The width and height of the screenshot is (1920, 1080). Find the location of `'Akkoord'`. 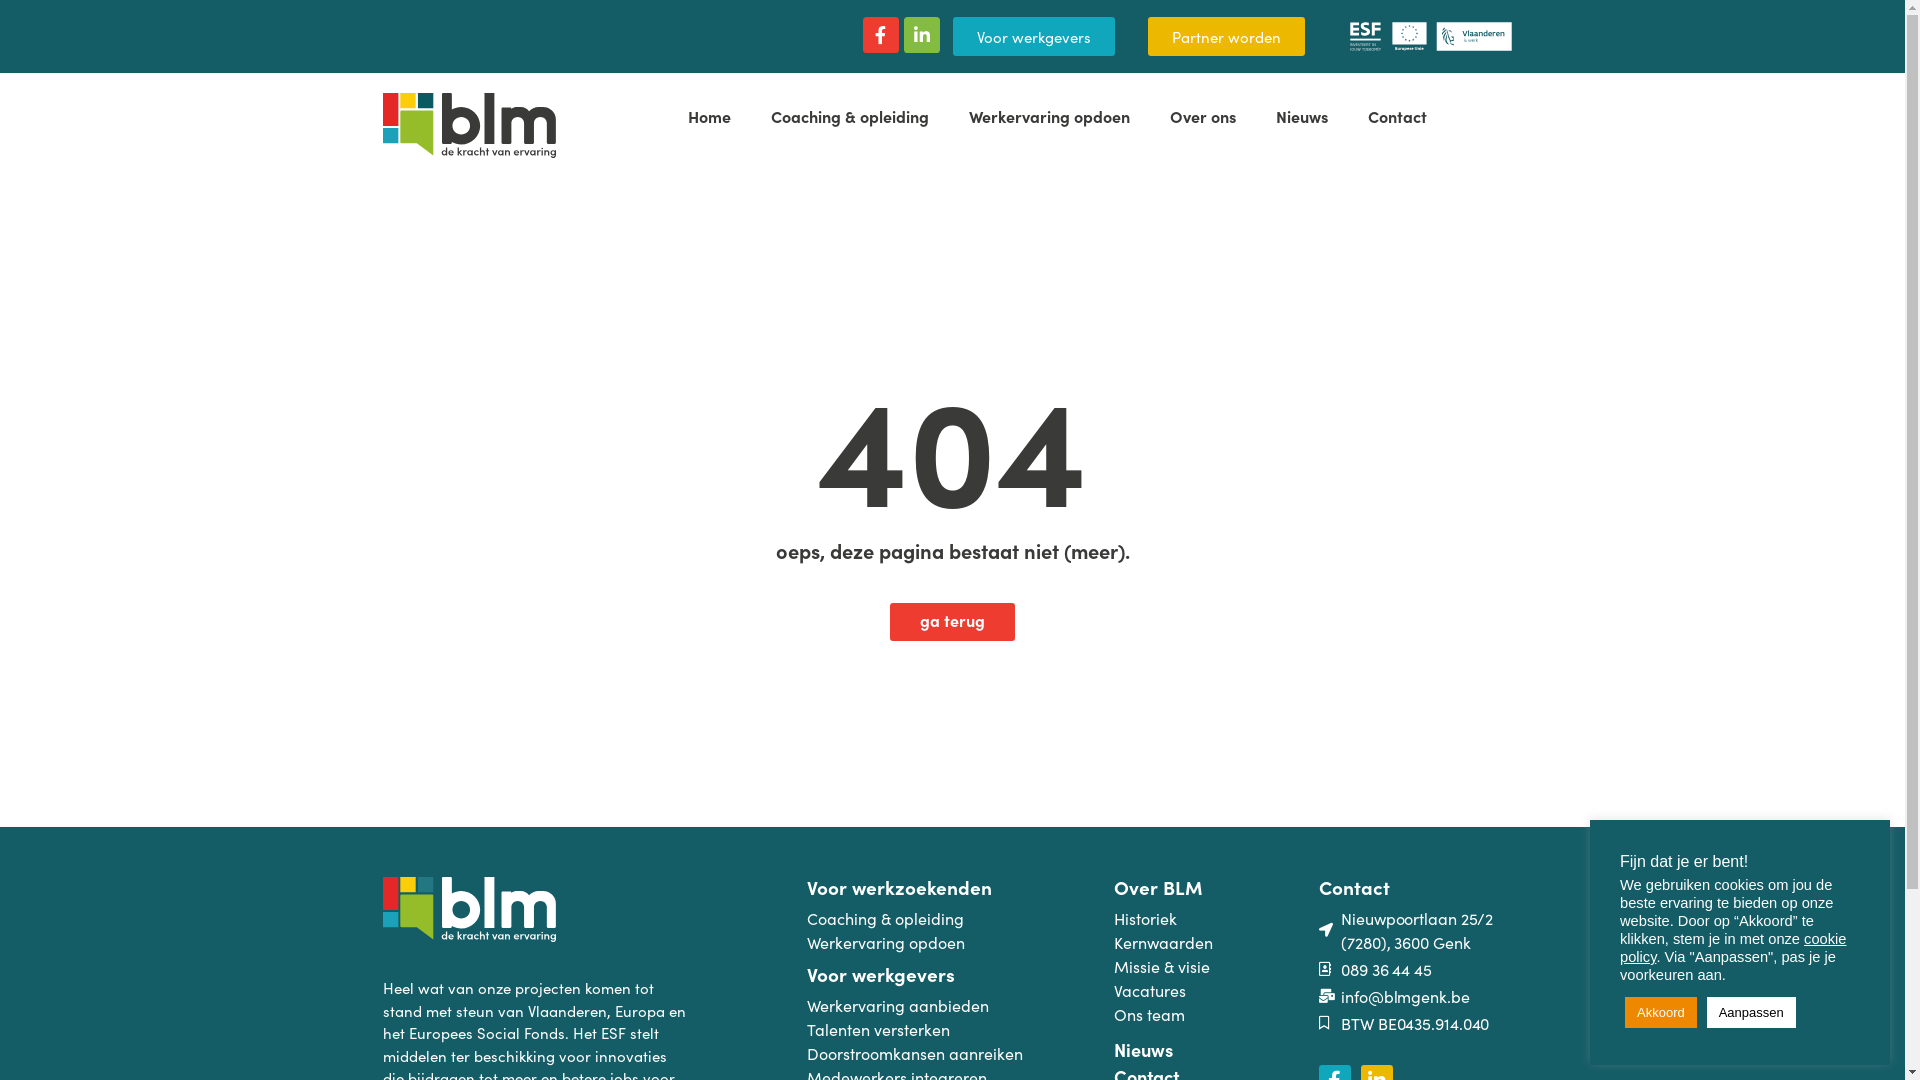

'Akkoord' is located at coordinates (1660, 1012).